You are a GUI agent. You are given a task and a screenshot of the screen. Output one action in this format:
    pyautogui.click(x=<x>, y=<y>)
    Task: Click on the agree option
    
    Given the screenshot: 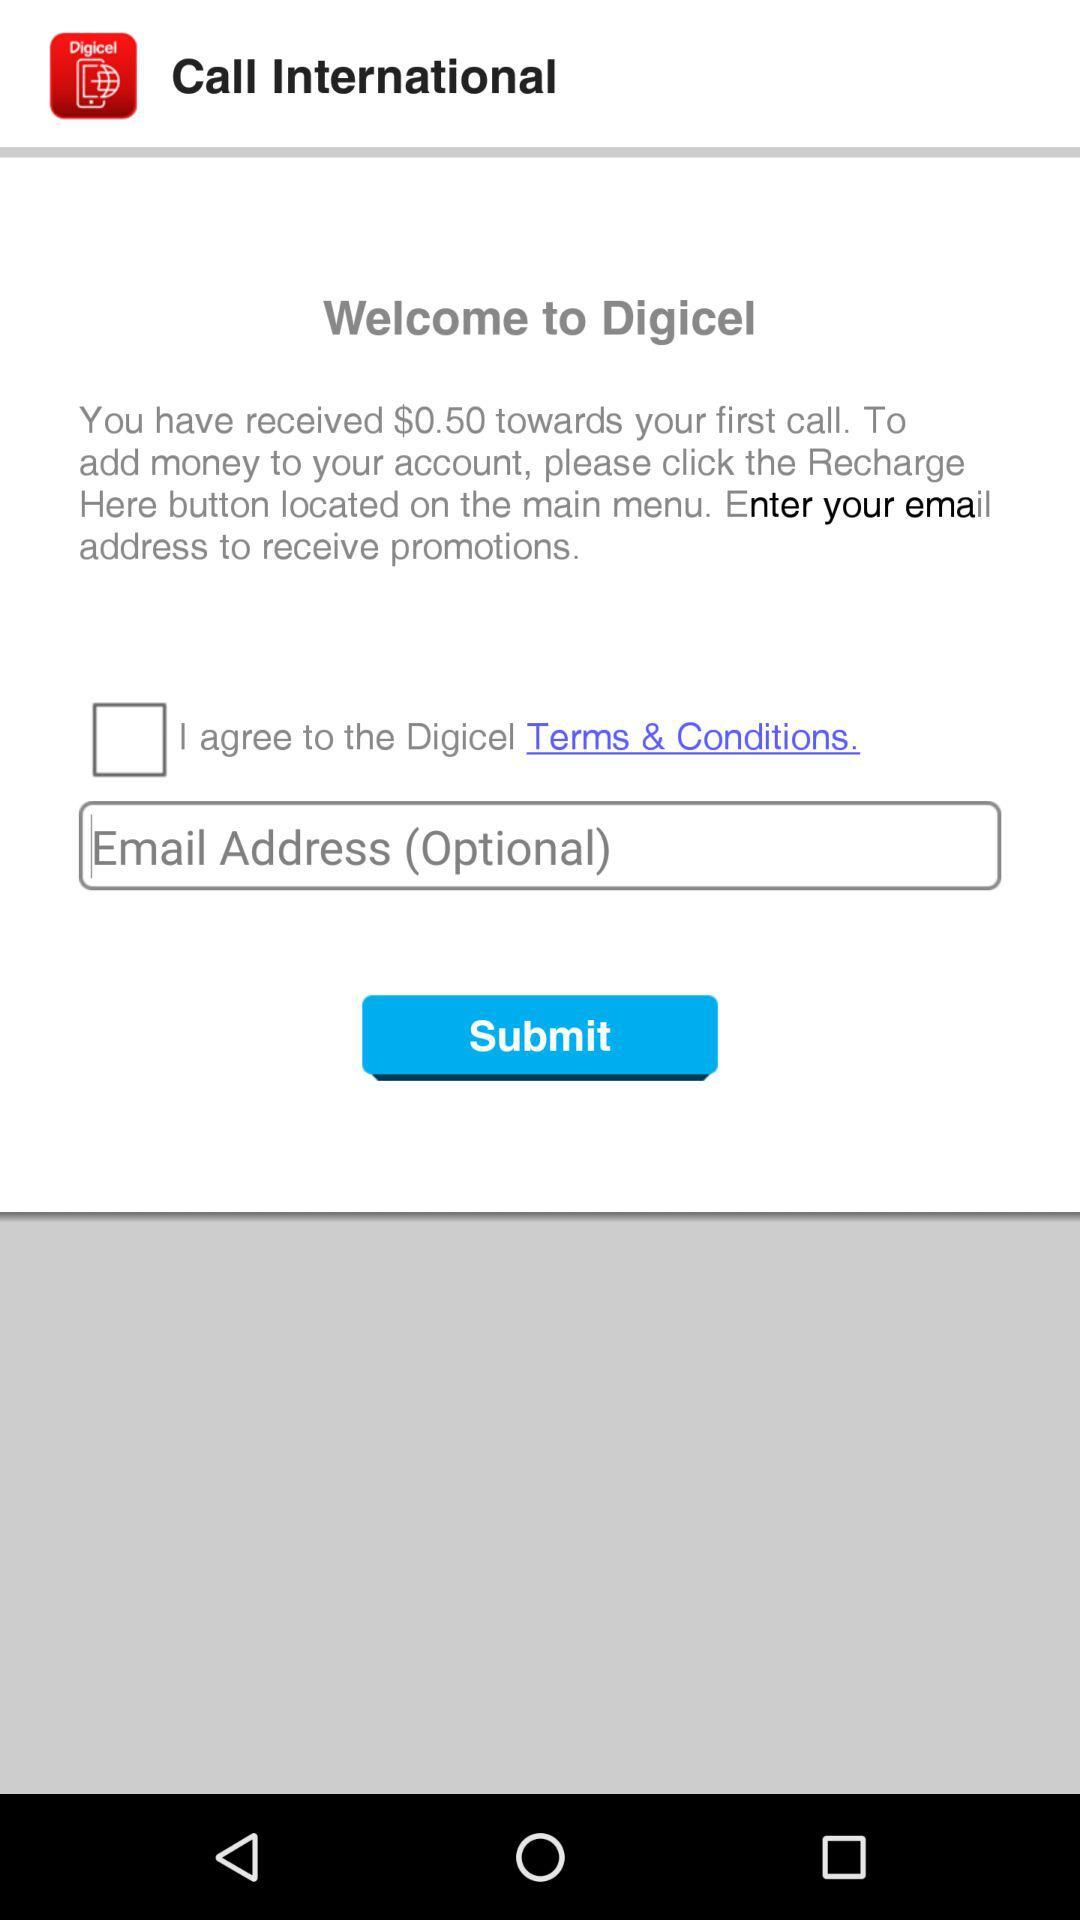 What is the action you would take?
    pyautogui.click(x=128, y=737)
    